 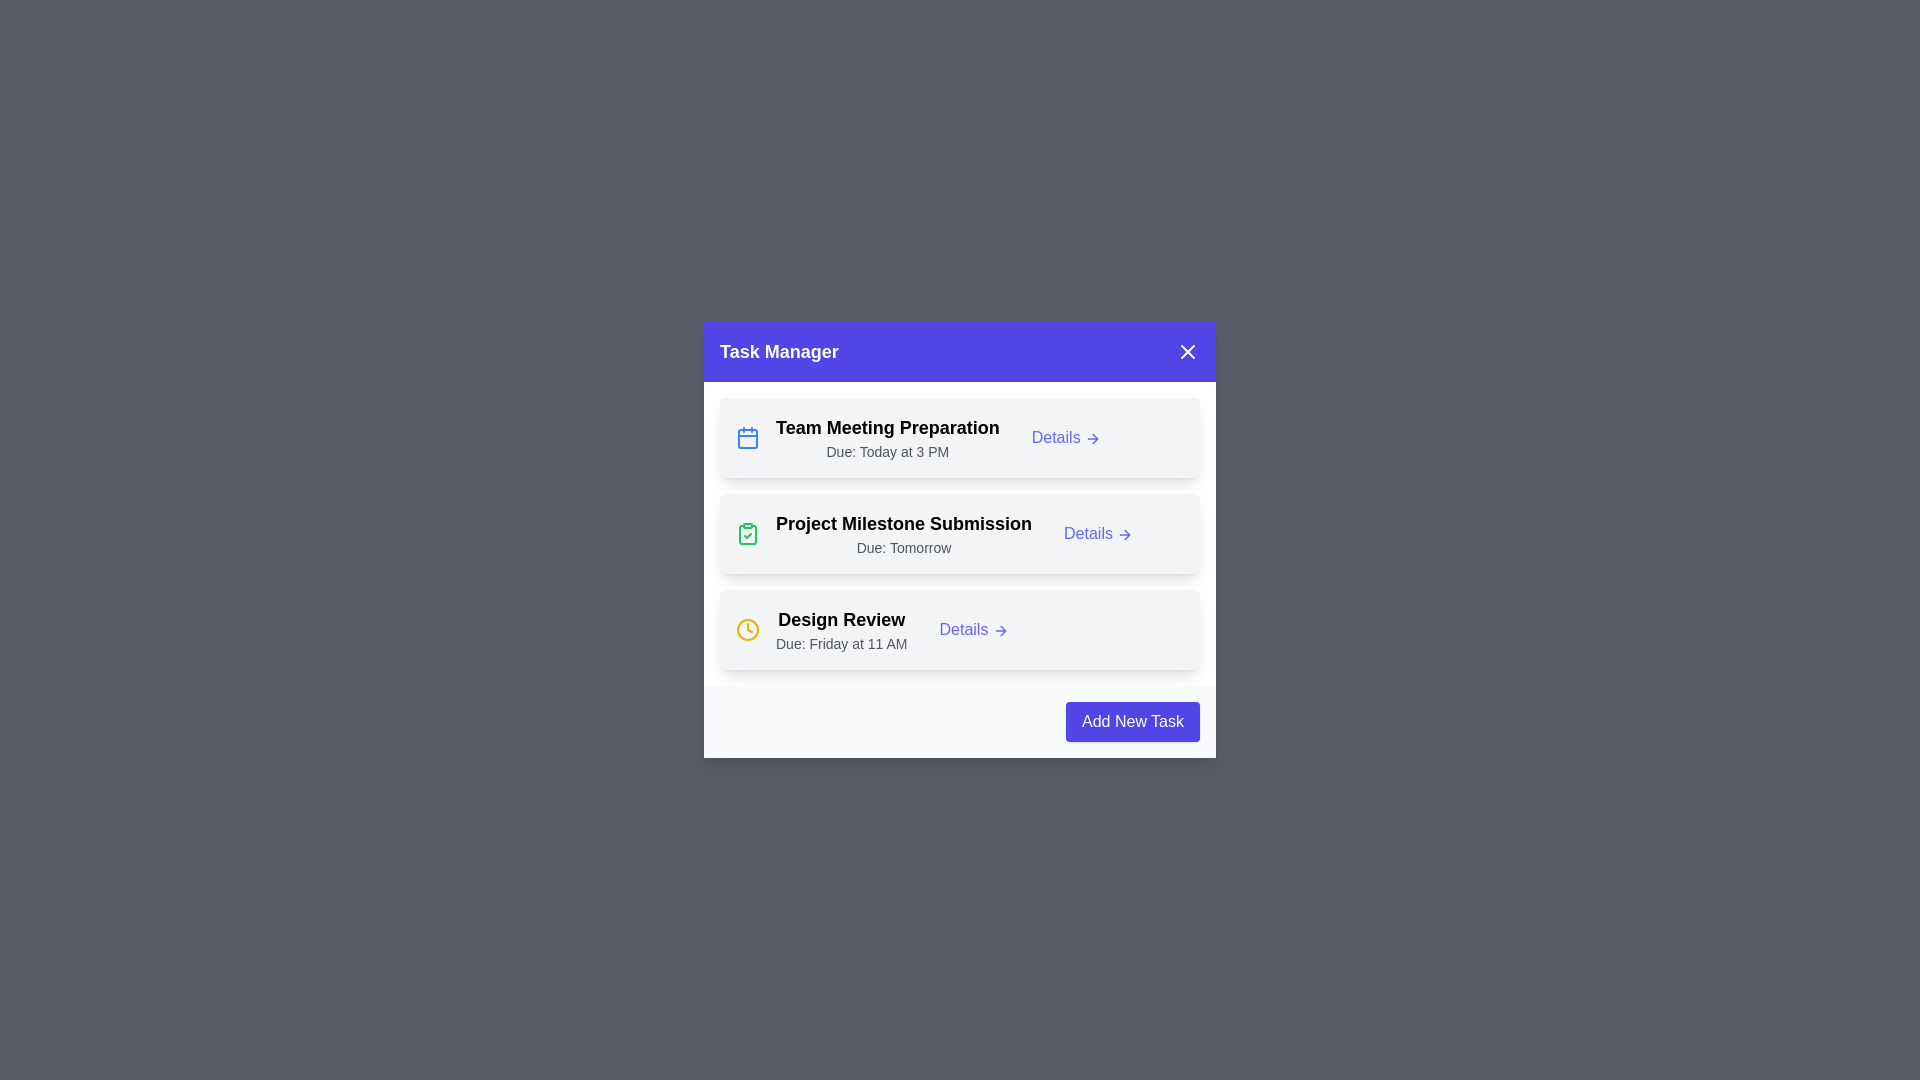 I want to click on bold text label displaying 'Team Meeting Preparation' located in the first row of the task list in the 'Task Manager' popup interface, positioned above the subtitle 'Due: Today at 3 PM', so click(x=886, y=427).